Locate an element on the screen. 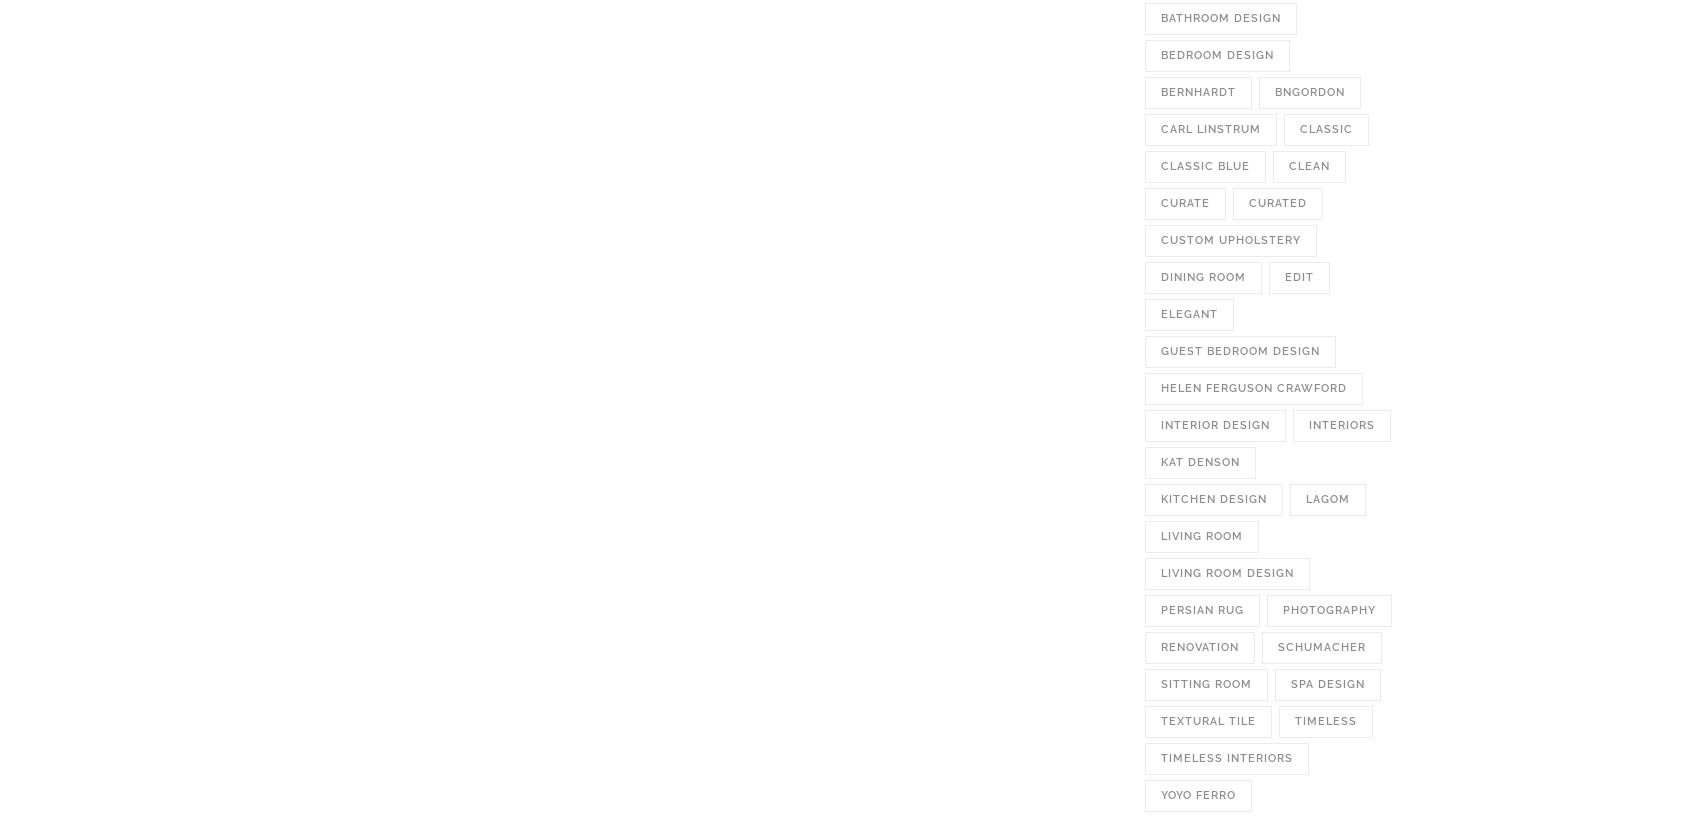 The width and height of the screenshot is (1700, 830). 'kitchen design' is located at coordinates (1212, 499).